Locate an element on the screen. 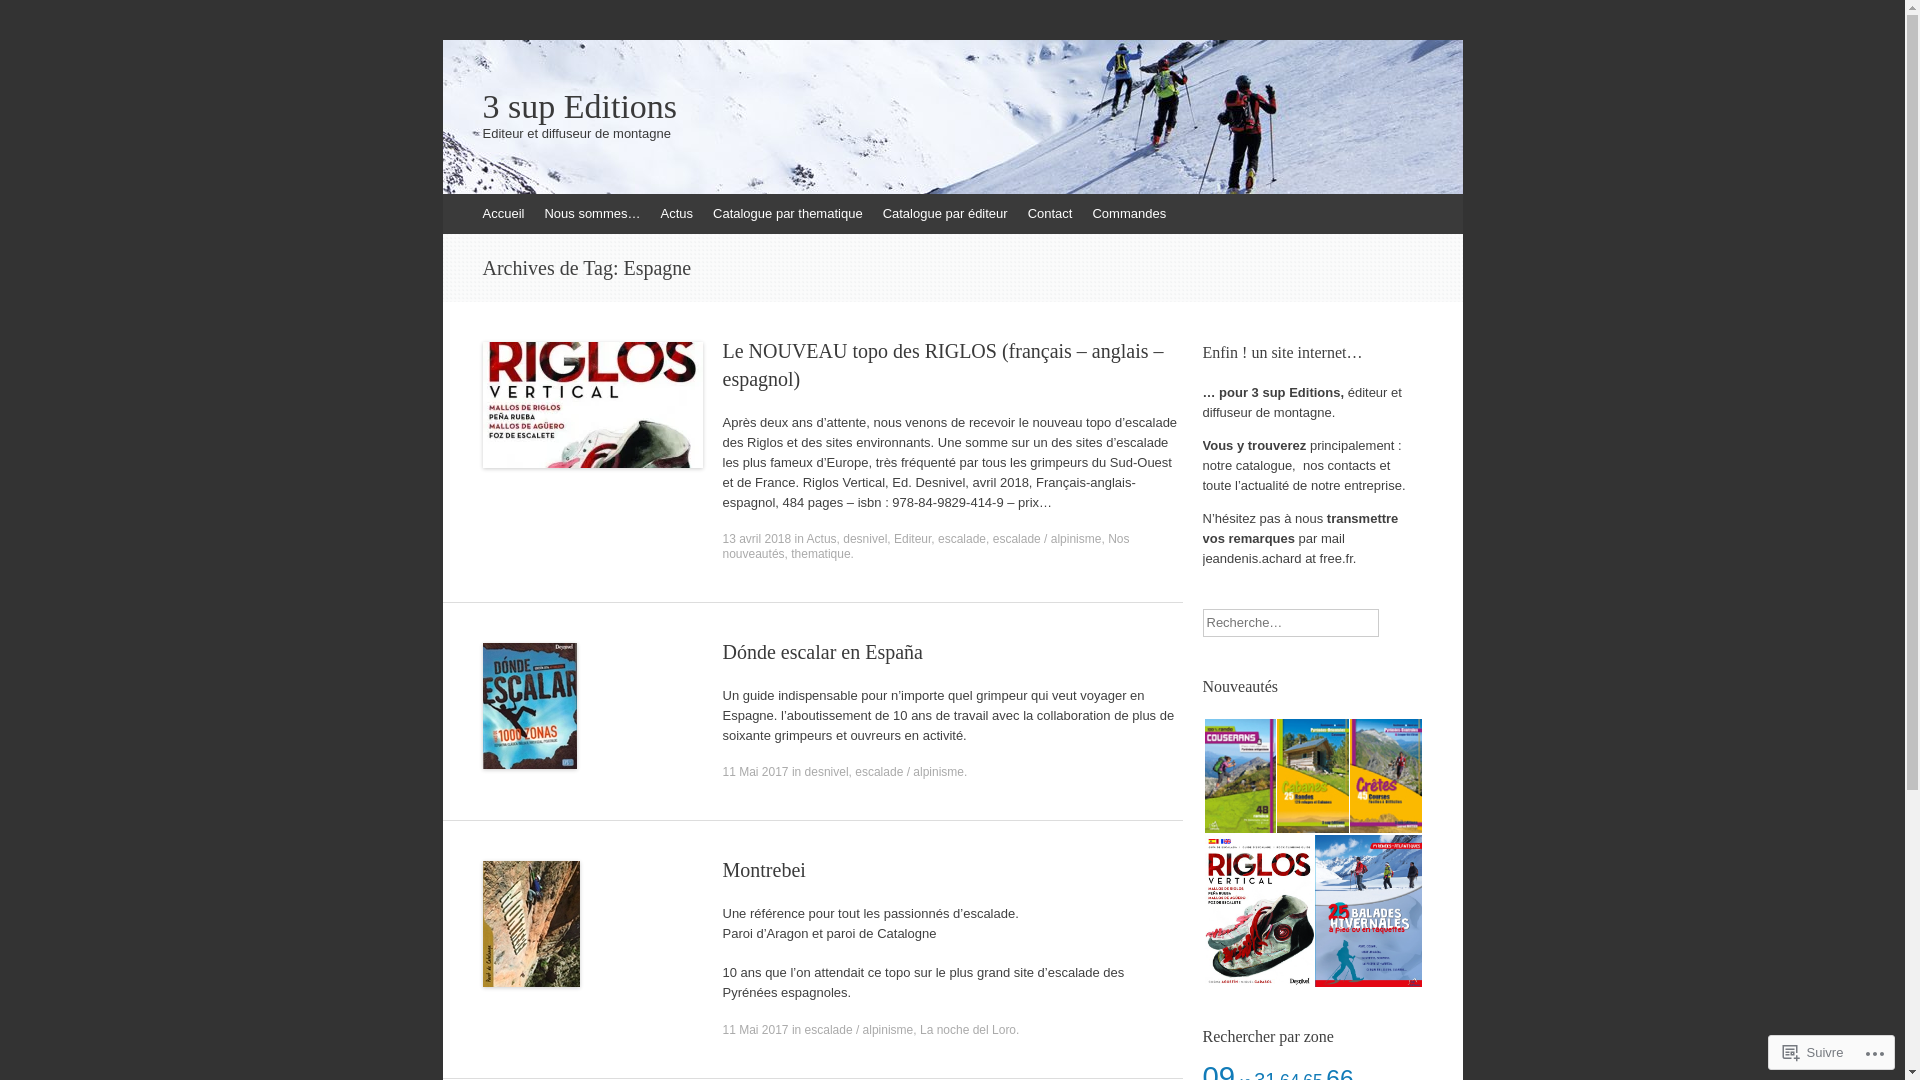 This screenshot has width=1920, height=1080. 'Actus' is located at coordinates (676, 213).